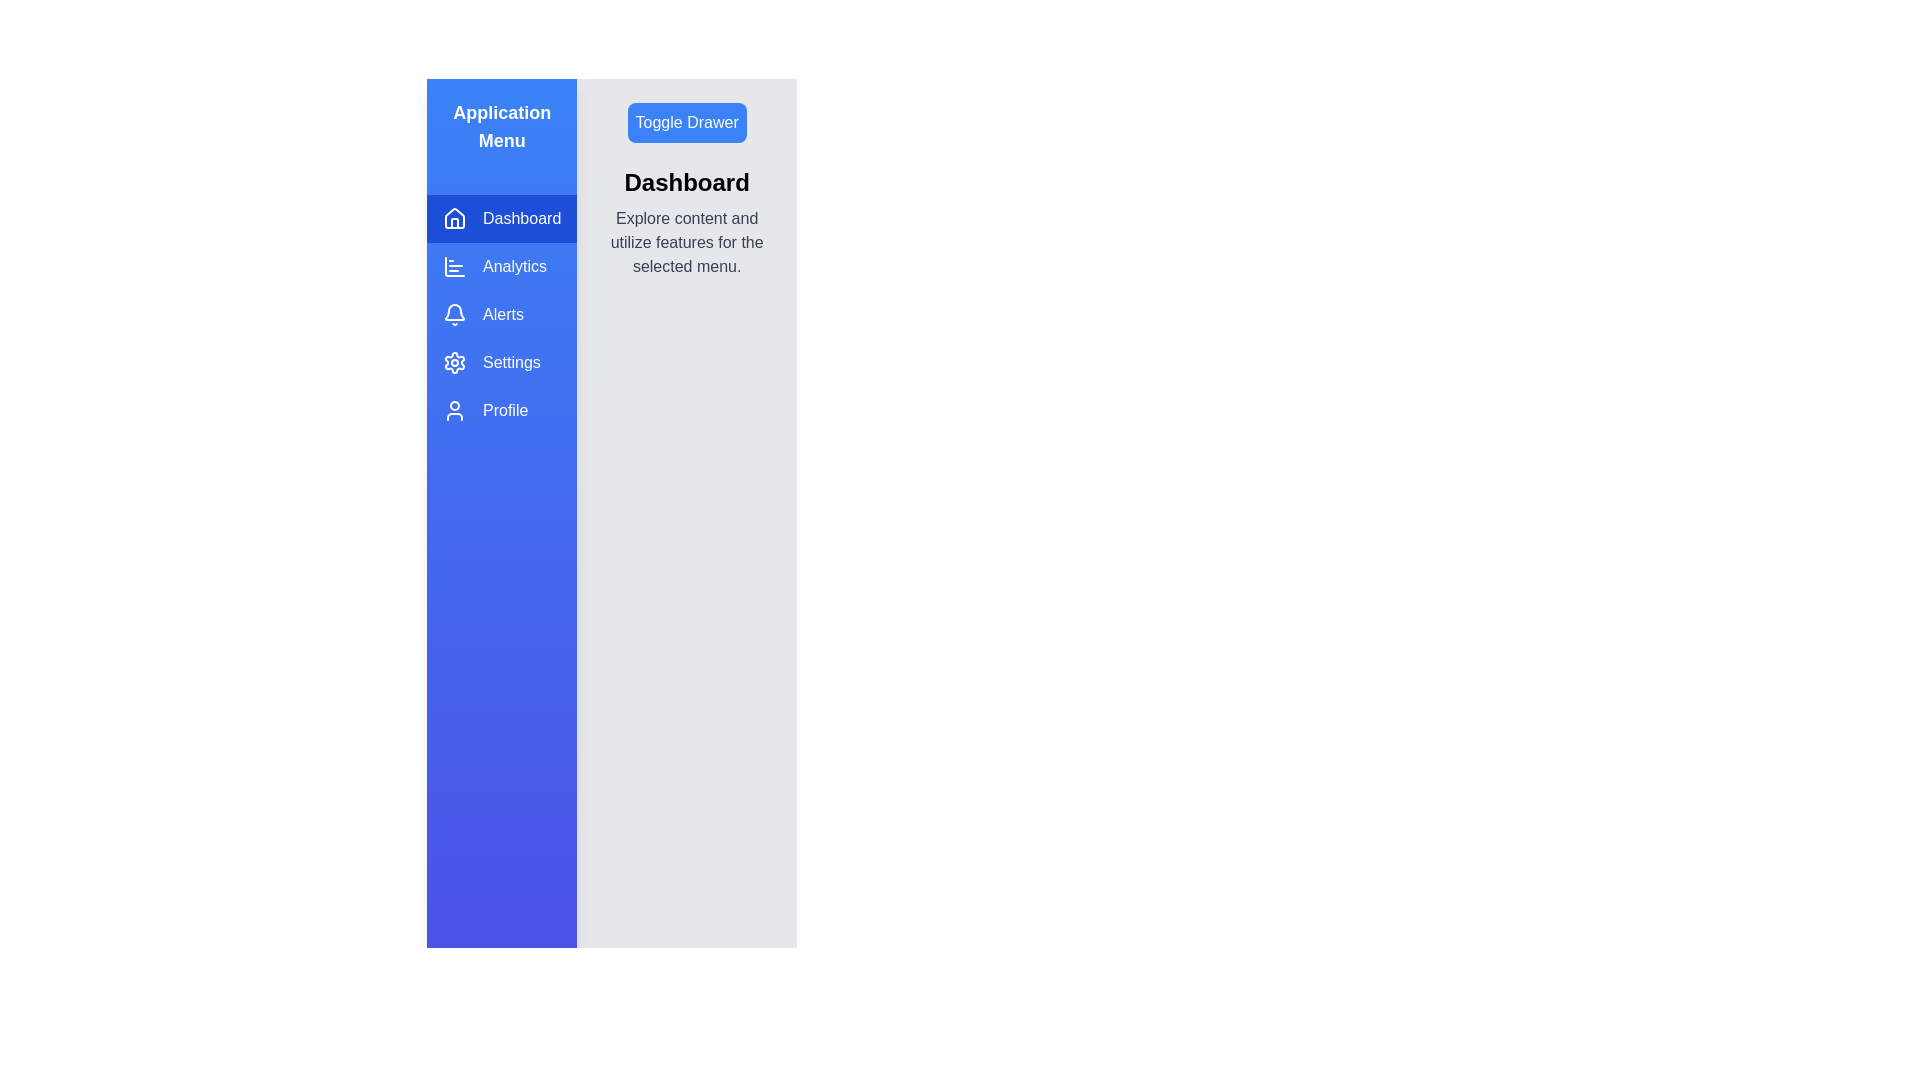 This screenshot has width=1920, height=1080. What do you see at coordinates (502, 219) in the screenshot?
I see `the menu item Dashboard from the drawer to switch to the corresponding section` at bounding box center [502, 219].